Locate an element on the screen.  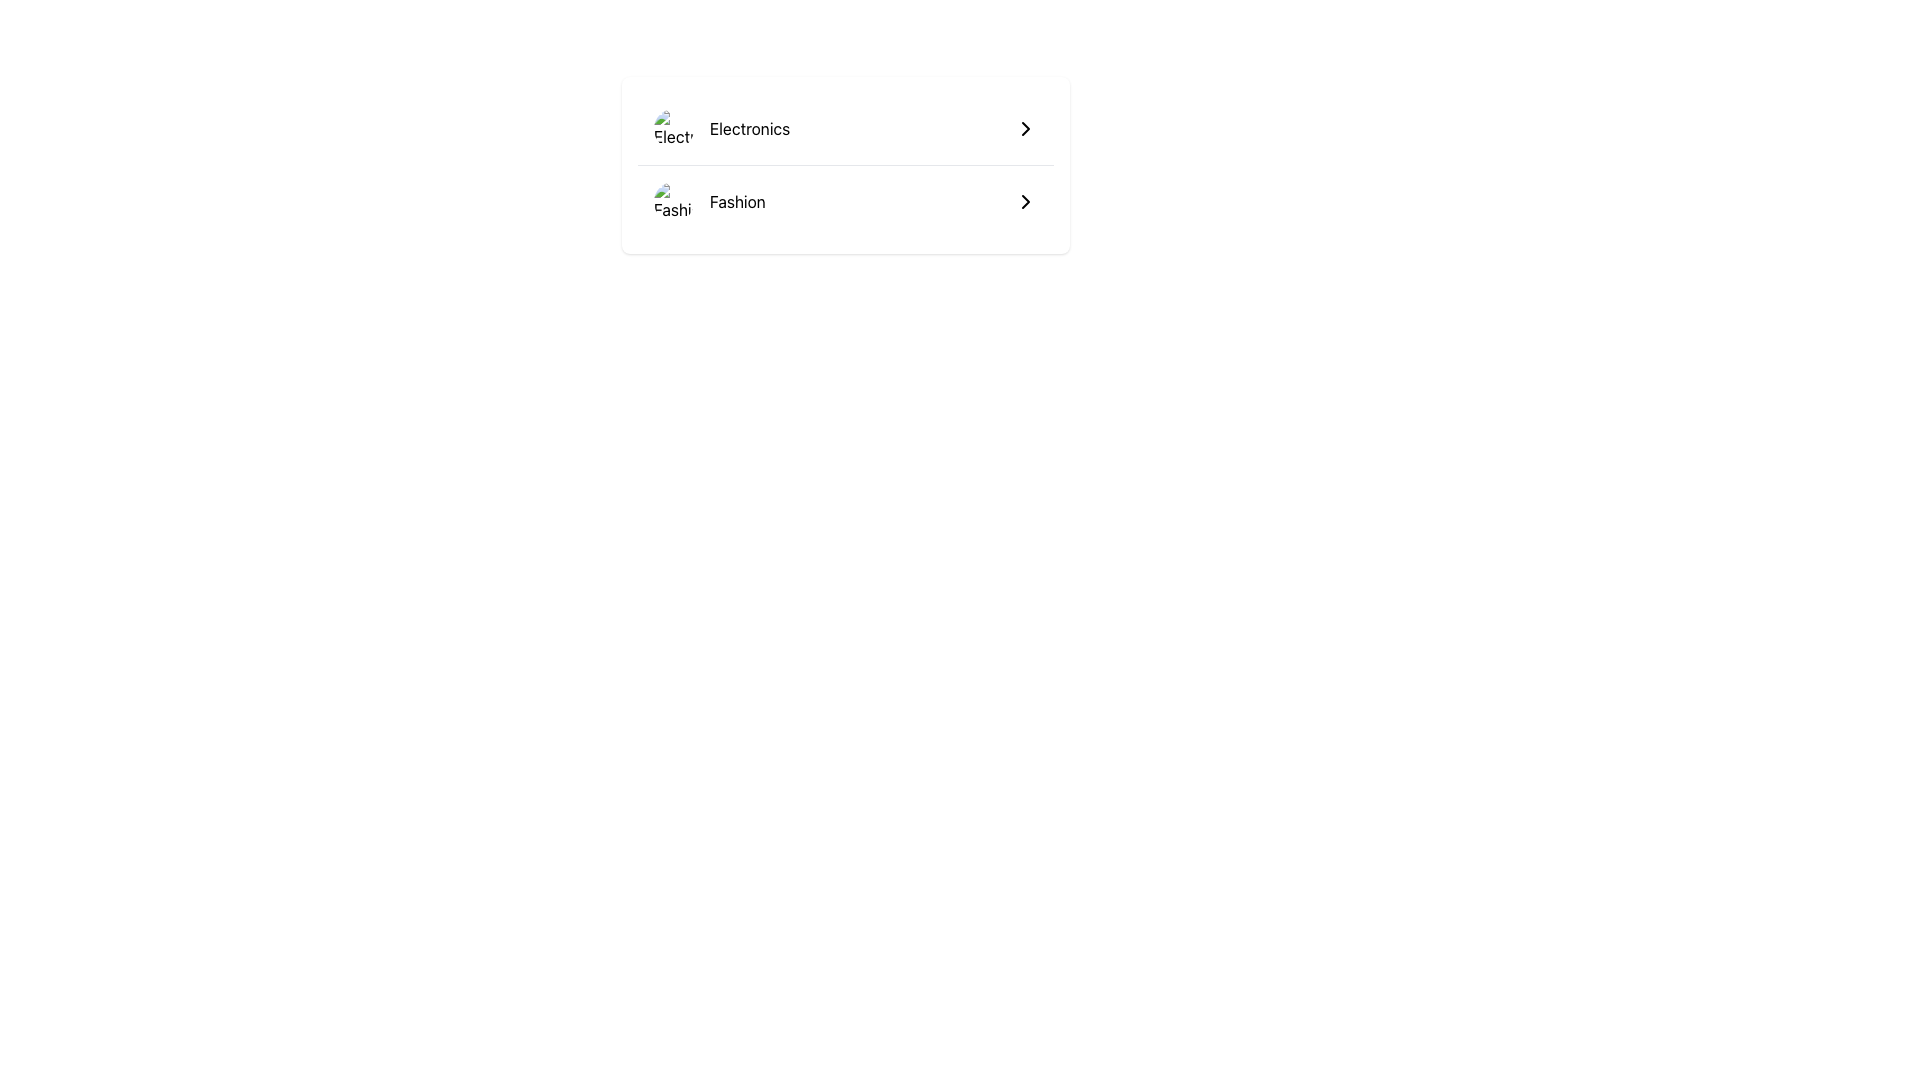
the chevron right navigation icon located at the far-right end of the 'Fashion' menu row is located at coordinates (1026, 201).